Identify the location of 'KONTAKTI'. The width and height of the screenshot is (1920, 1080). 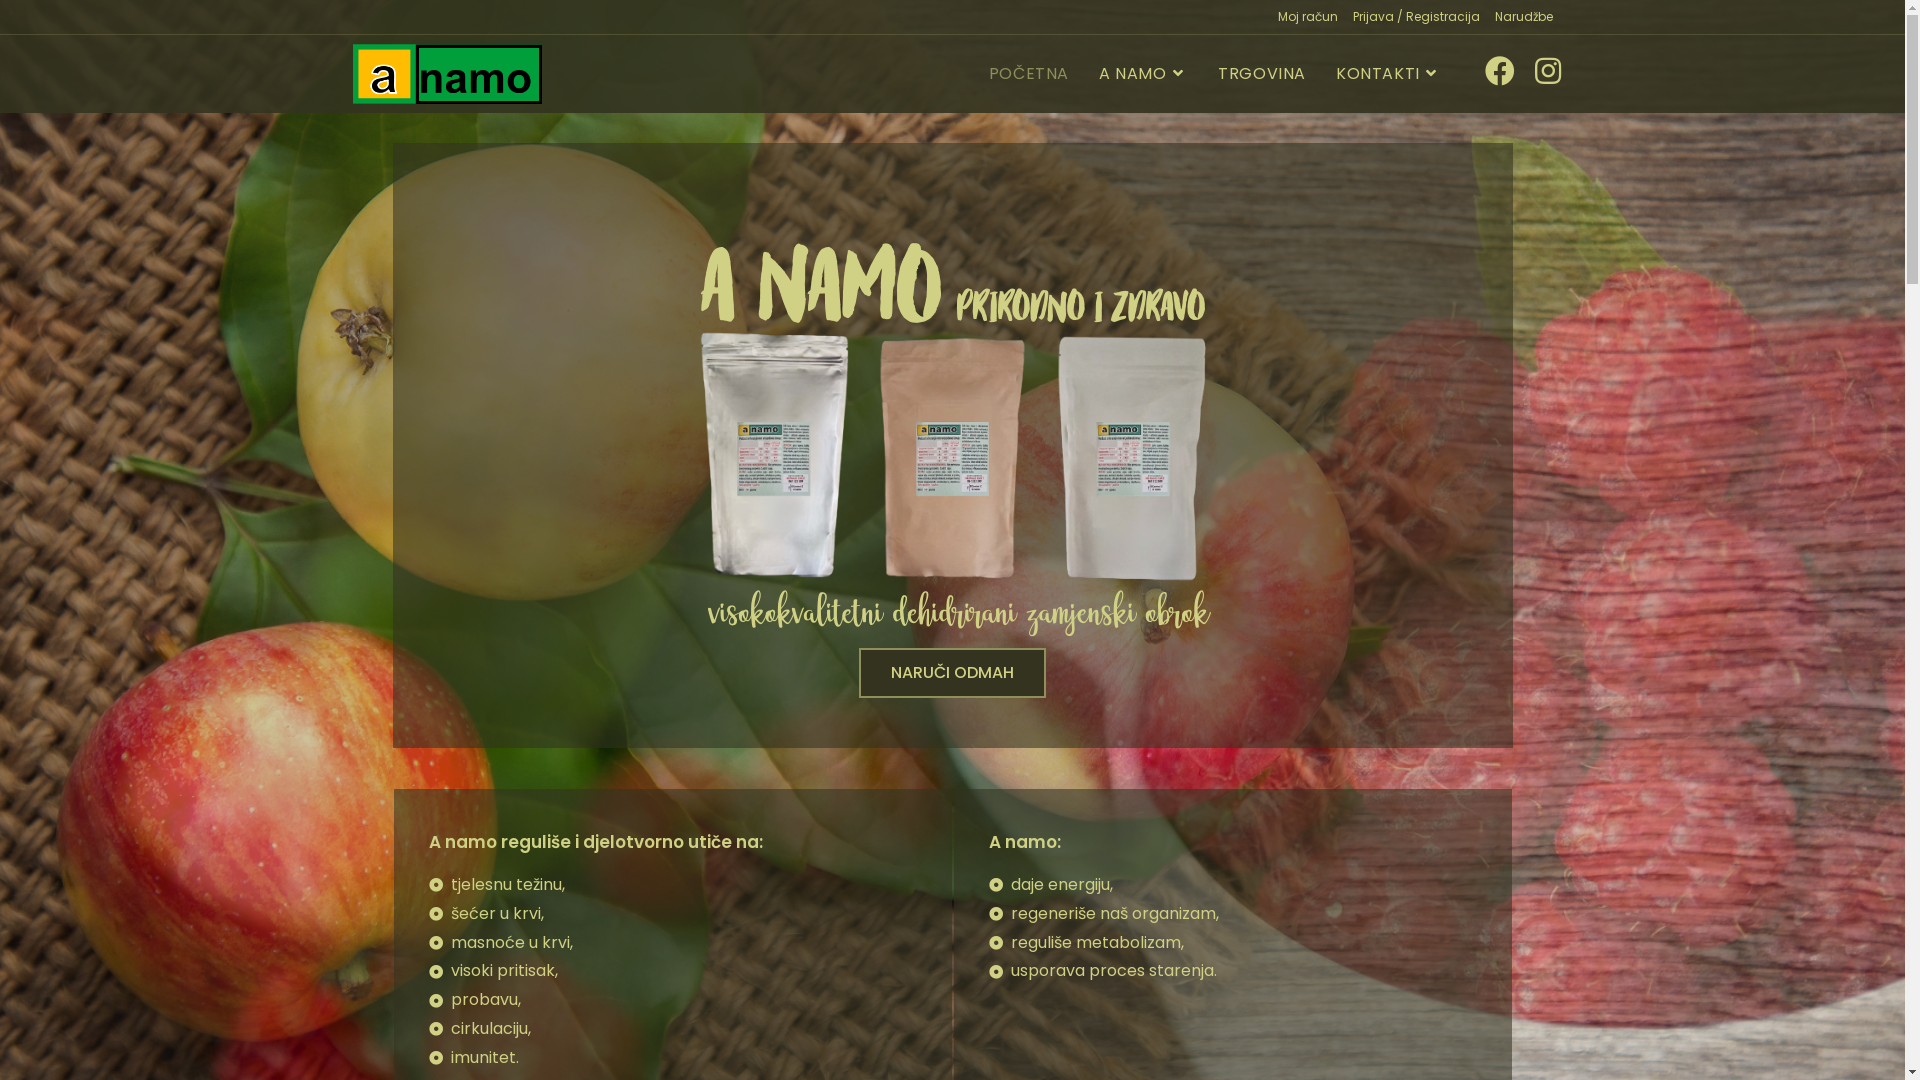
(1387, 72).